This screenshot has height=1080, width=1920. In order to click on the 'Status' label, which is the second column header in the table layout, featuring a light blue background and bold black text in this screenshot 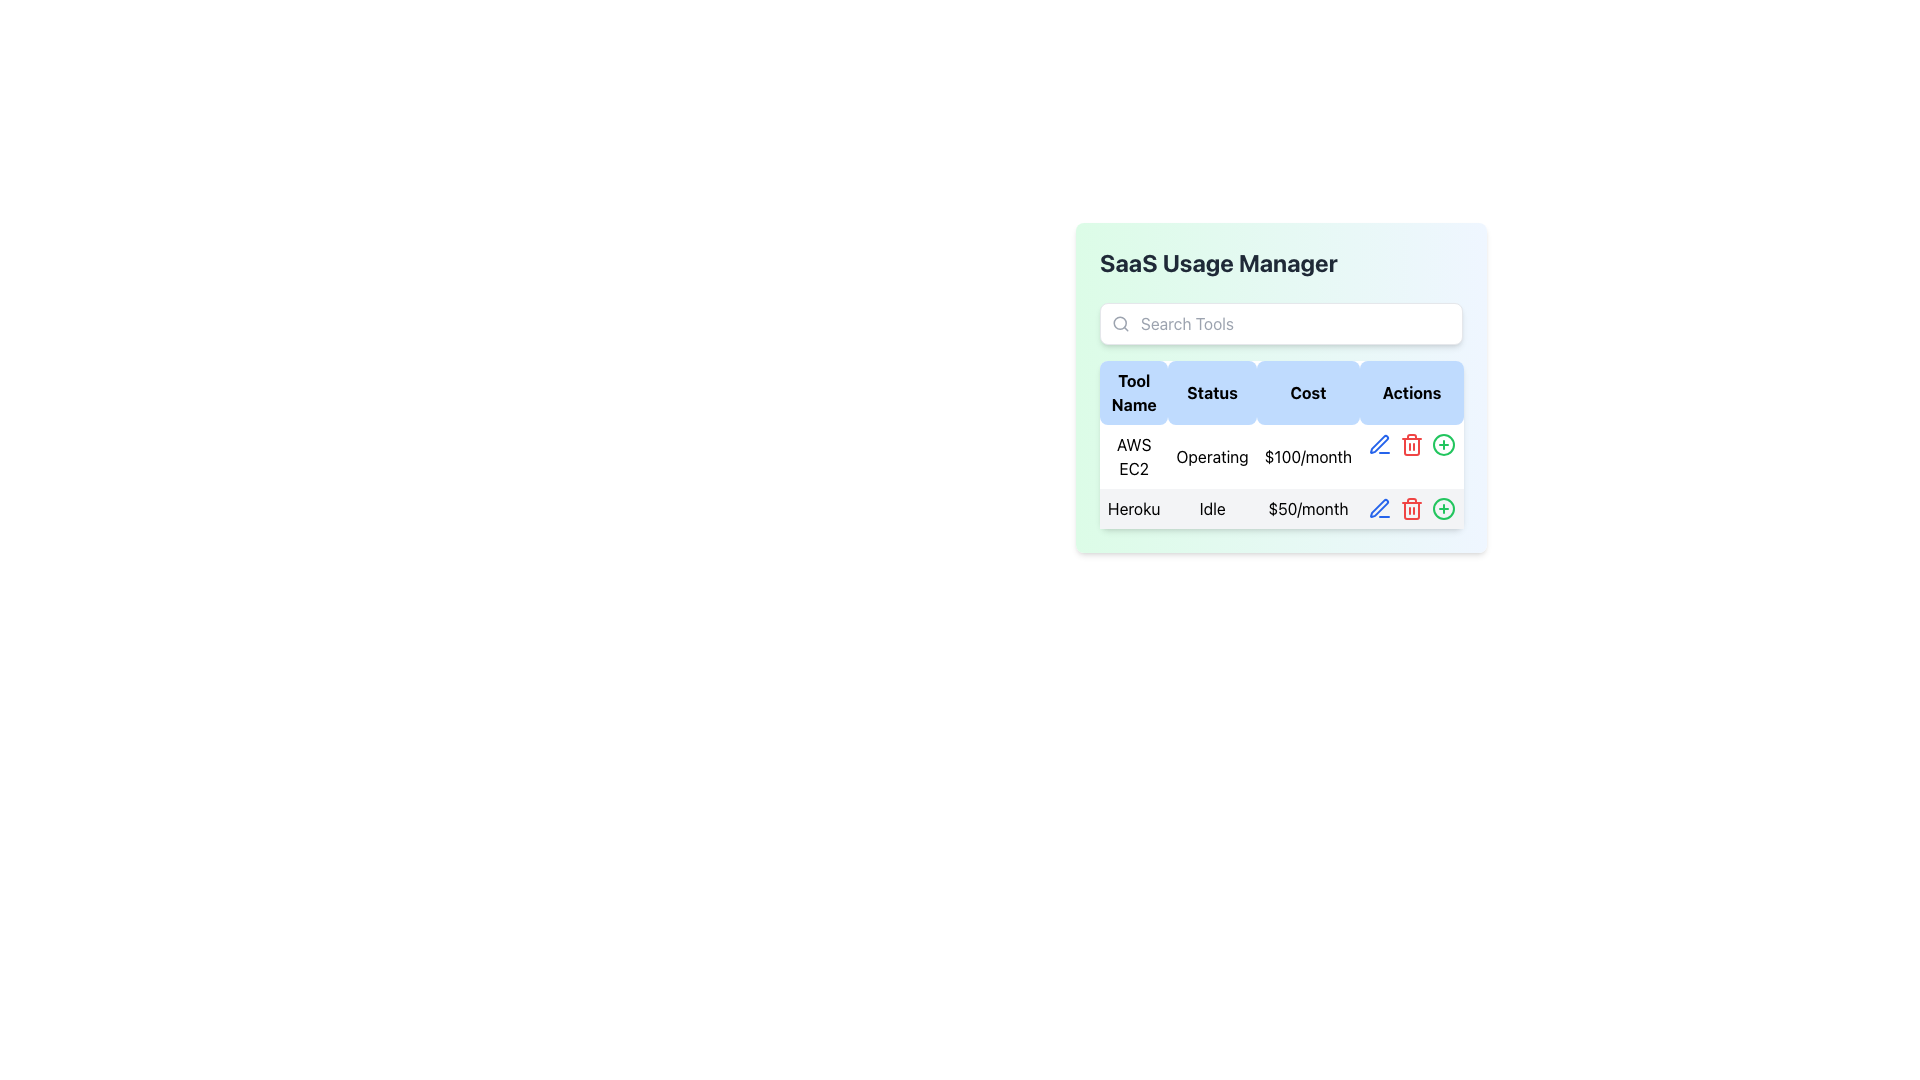, I will do `click(1211, 393)`.